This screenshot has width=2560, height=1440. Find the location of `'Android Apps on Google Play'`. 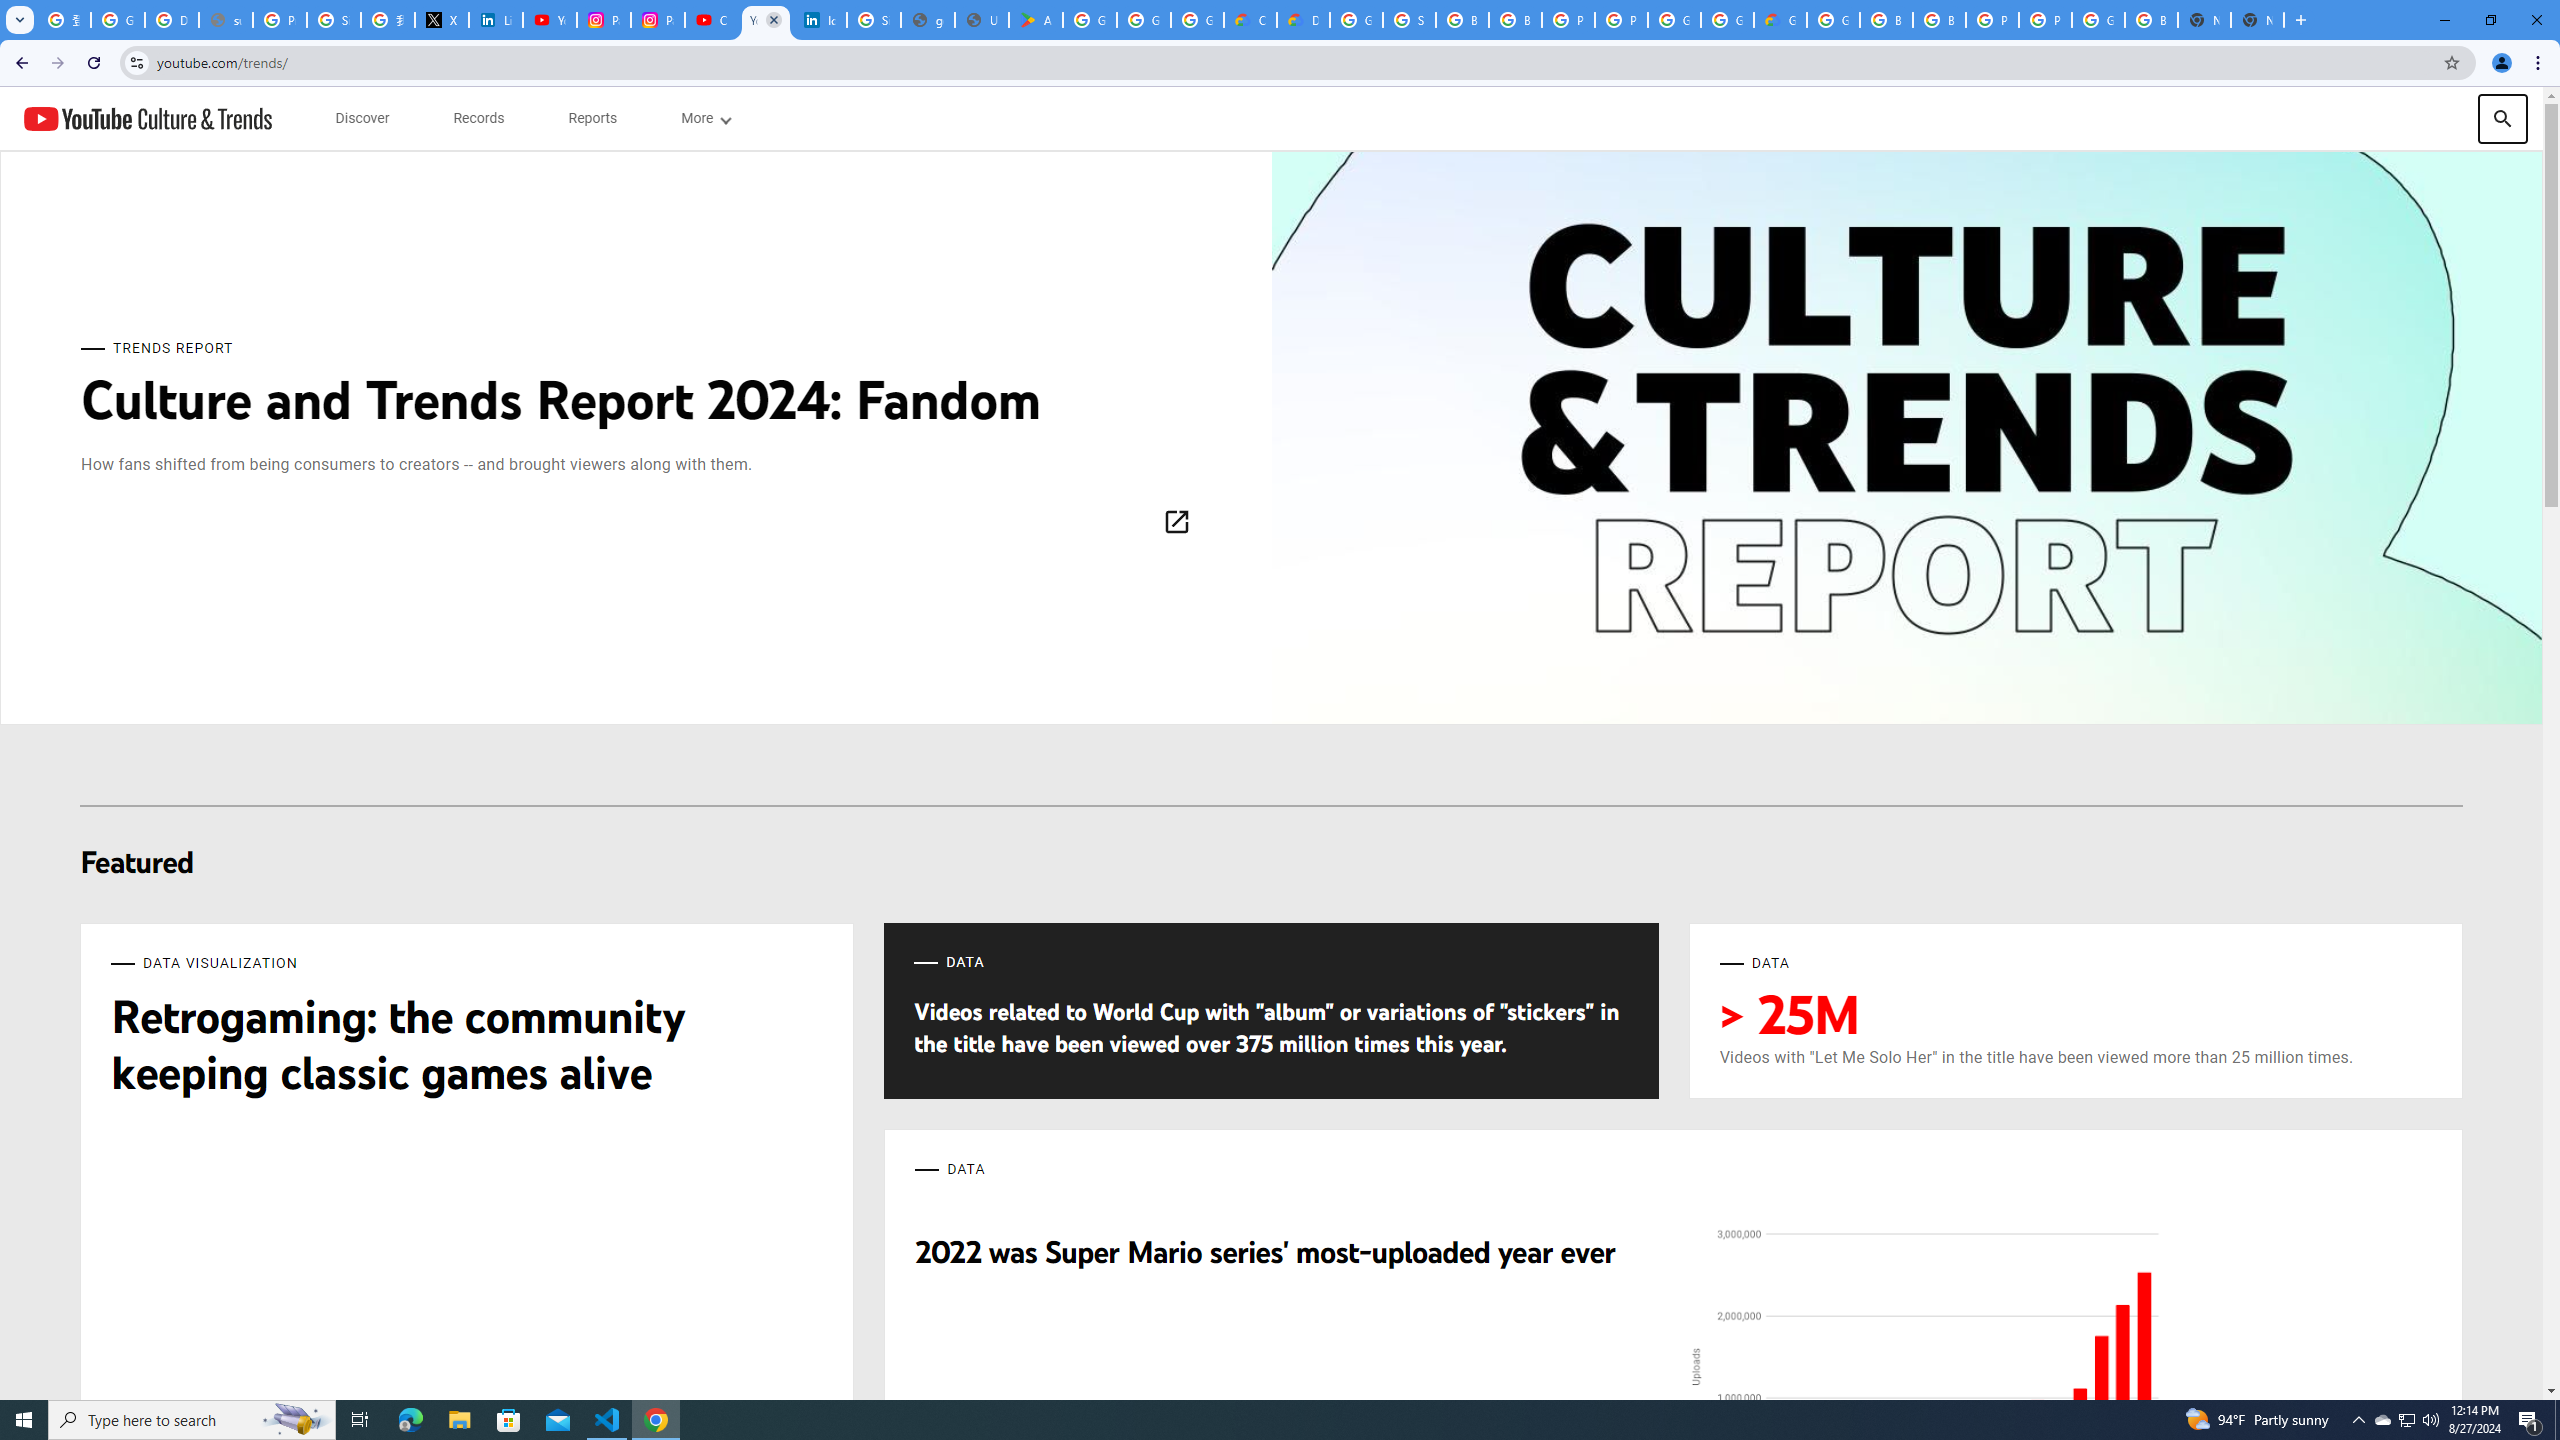

'Android Apps on Google Play' is located at coordinates (1035, 19).